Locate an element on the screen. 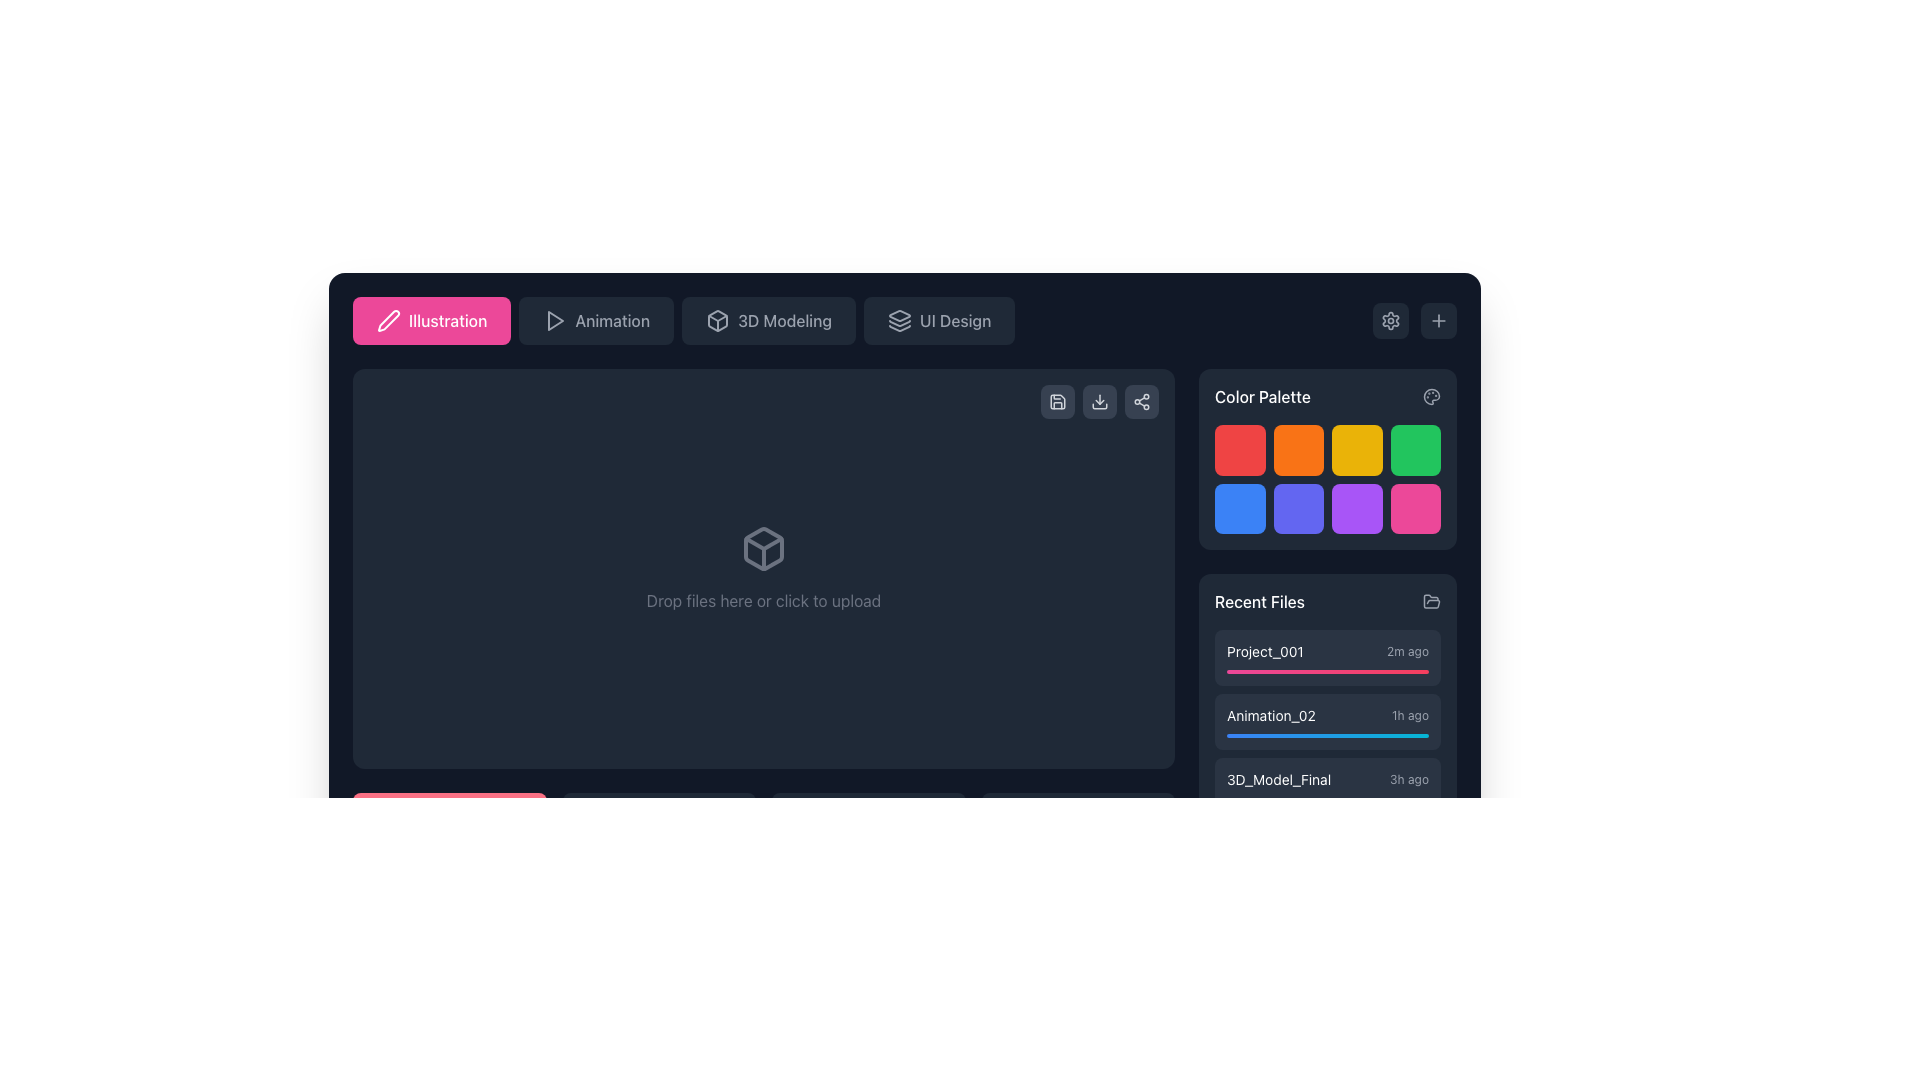 The width and height of the screenshot is (1920, 1080). the first navigation button for 'Illustration' located at the top-left corner of the button row is located at coordinates (431, 319).